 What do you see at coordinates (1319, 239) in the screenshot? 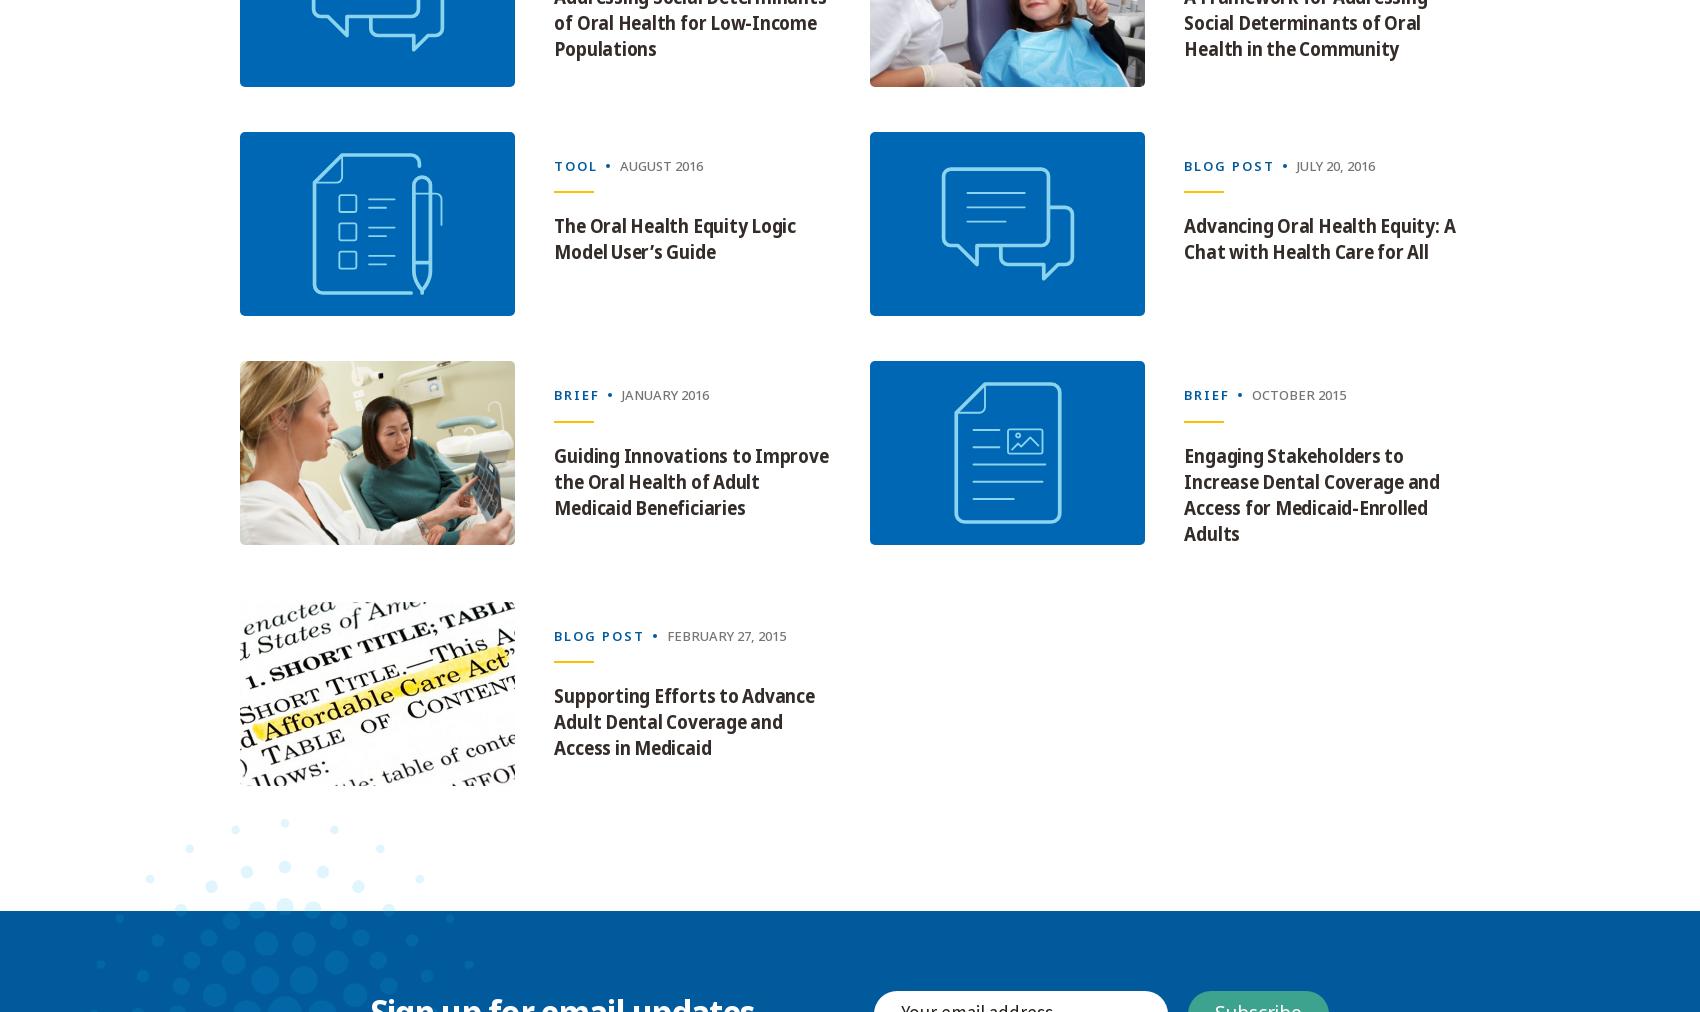
I see `'Advancing Oral Health Equity: A Chat with Health Care for All'` at bounding box center [1319, 239].